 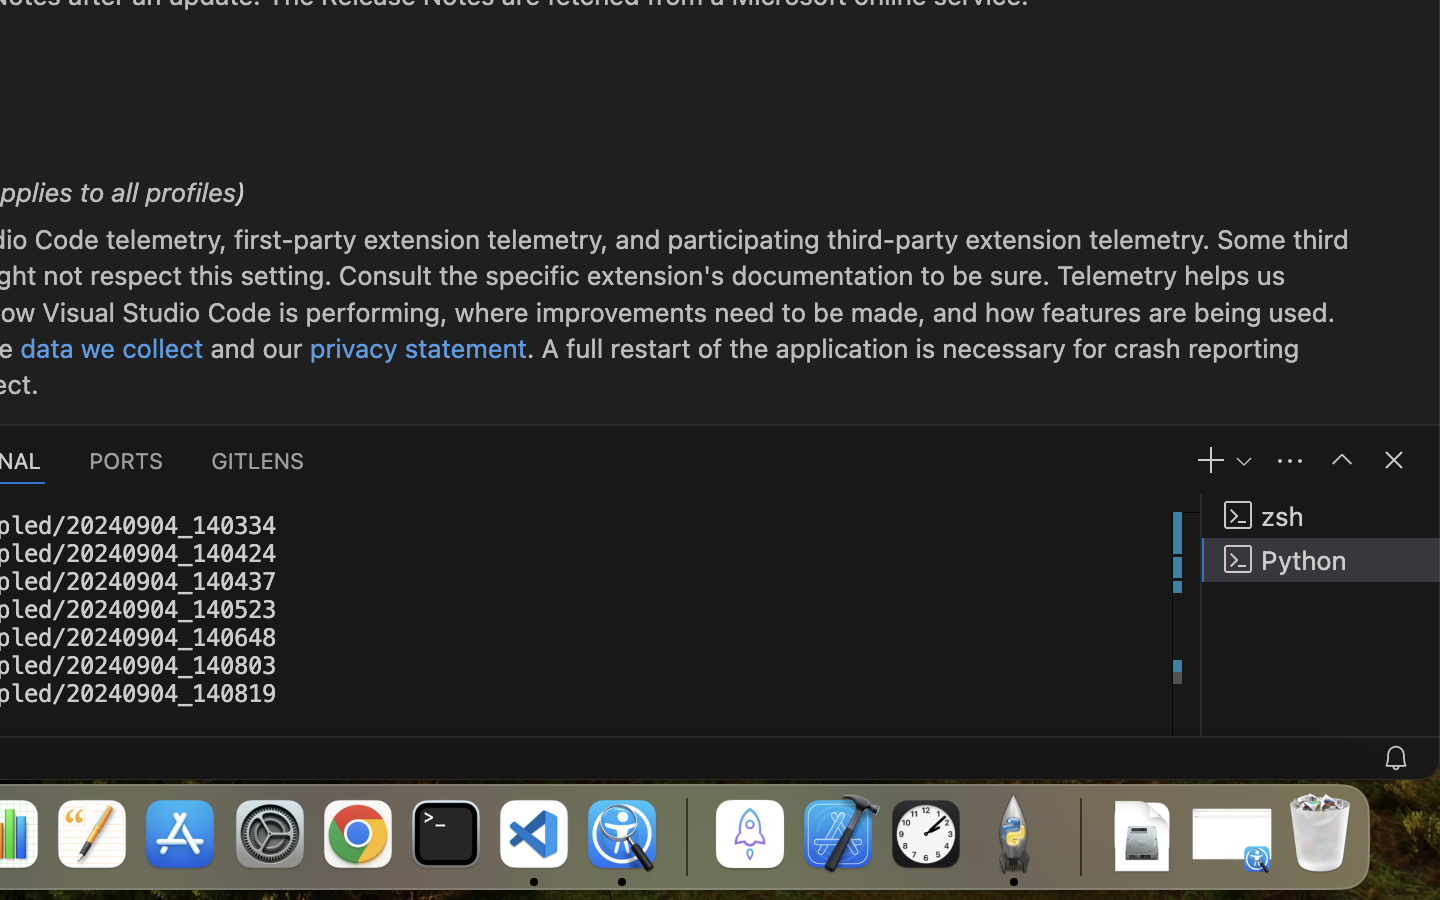 I want to click on '0 GITLENS', so click(x=258, y=458).